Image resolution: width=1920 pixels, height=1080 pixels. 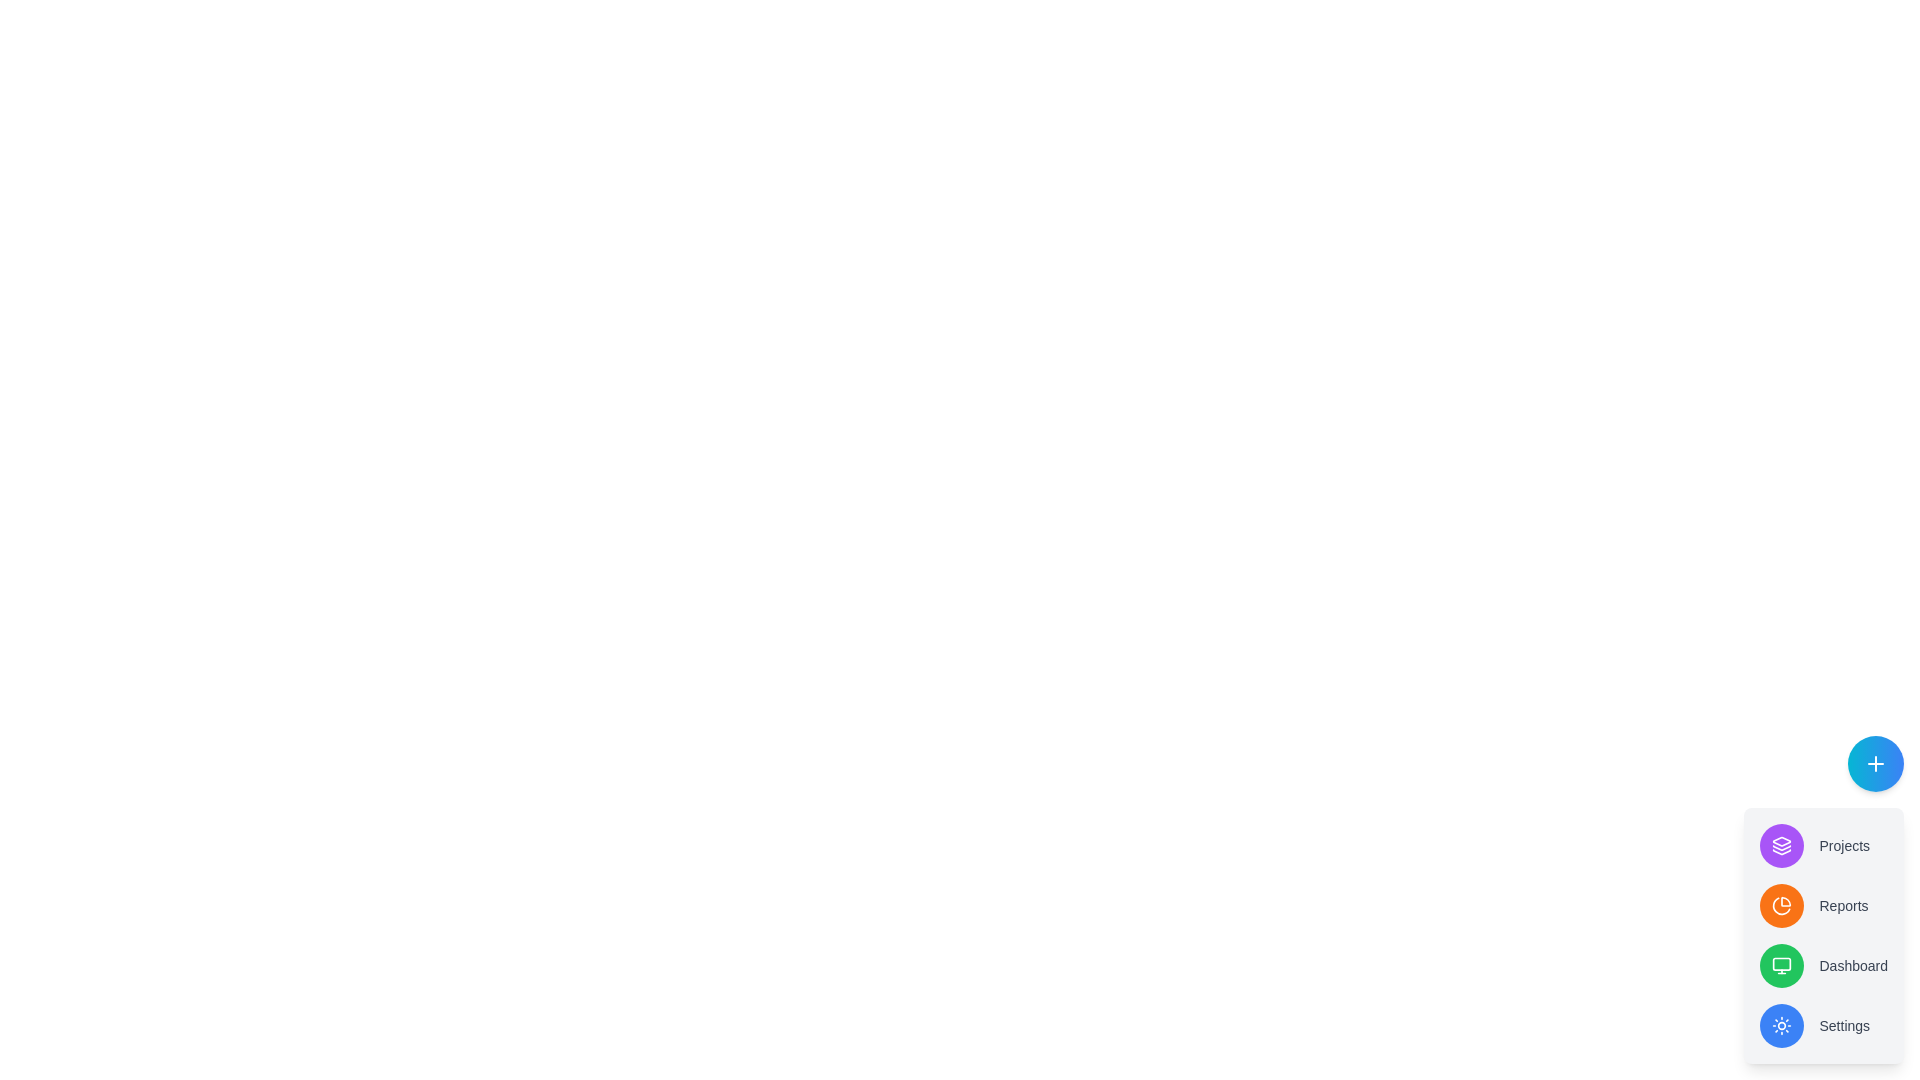 What do you see at coordinates (1823, 936) in the screenshot?
I see `the circular button in the bottom-right corner of the interface` at bounding box center [1823, 936].